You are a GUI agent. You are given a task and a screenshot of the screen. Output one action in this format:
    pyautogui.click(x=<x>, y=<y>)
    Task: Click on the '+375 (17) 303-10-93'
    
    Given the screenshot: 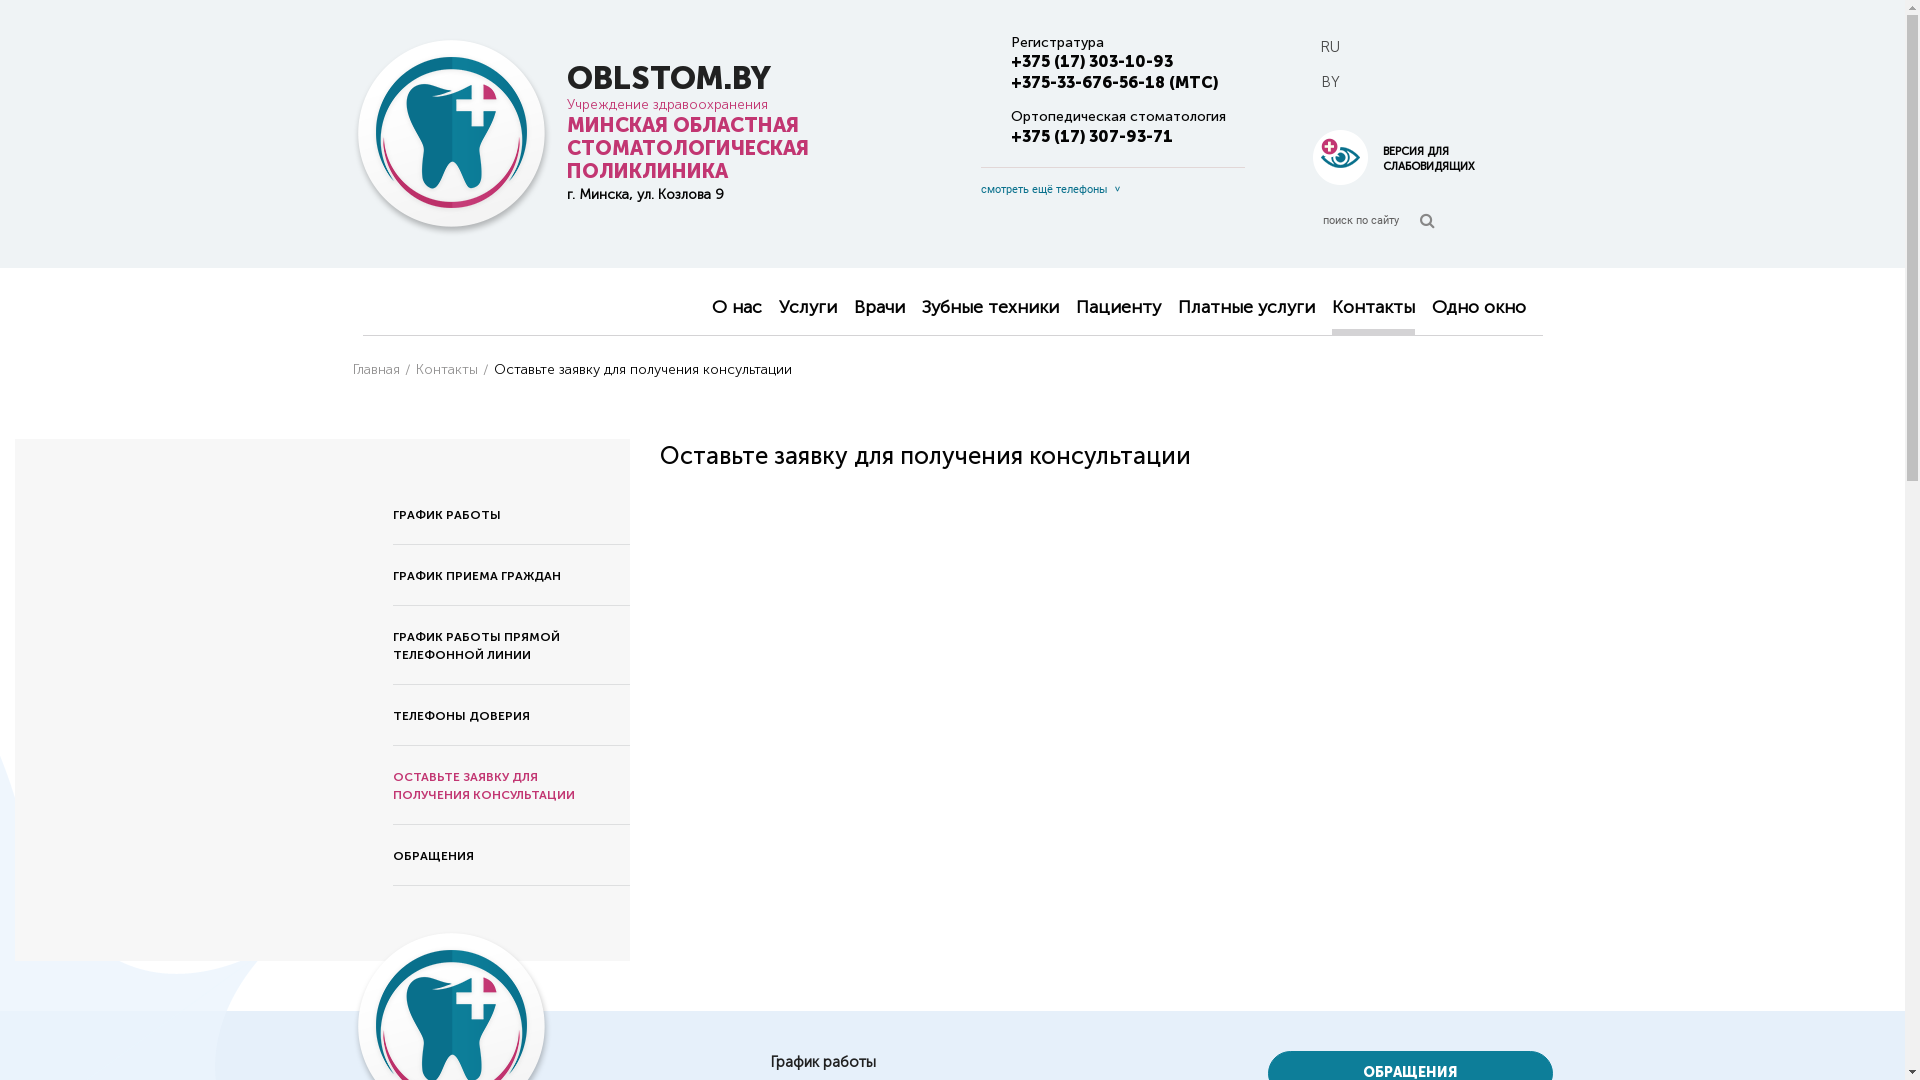 What is the action you would take?
    pyautogui.click(x=1009, y=60)
    